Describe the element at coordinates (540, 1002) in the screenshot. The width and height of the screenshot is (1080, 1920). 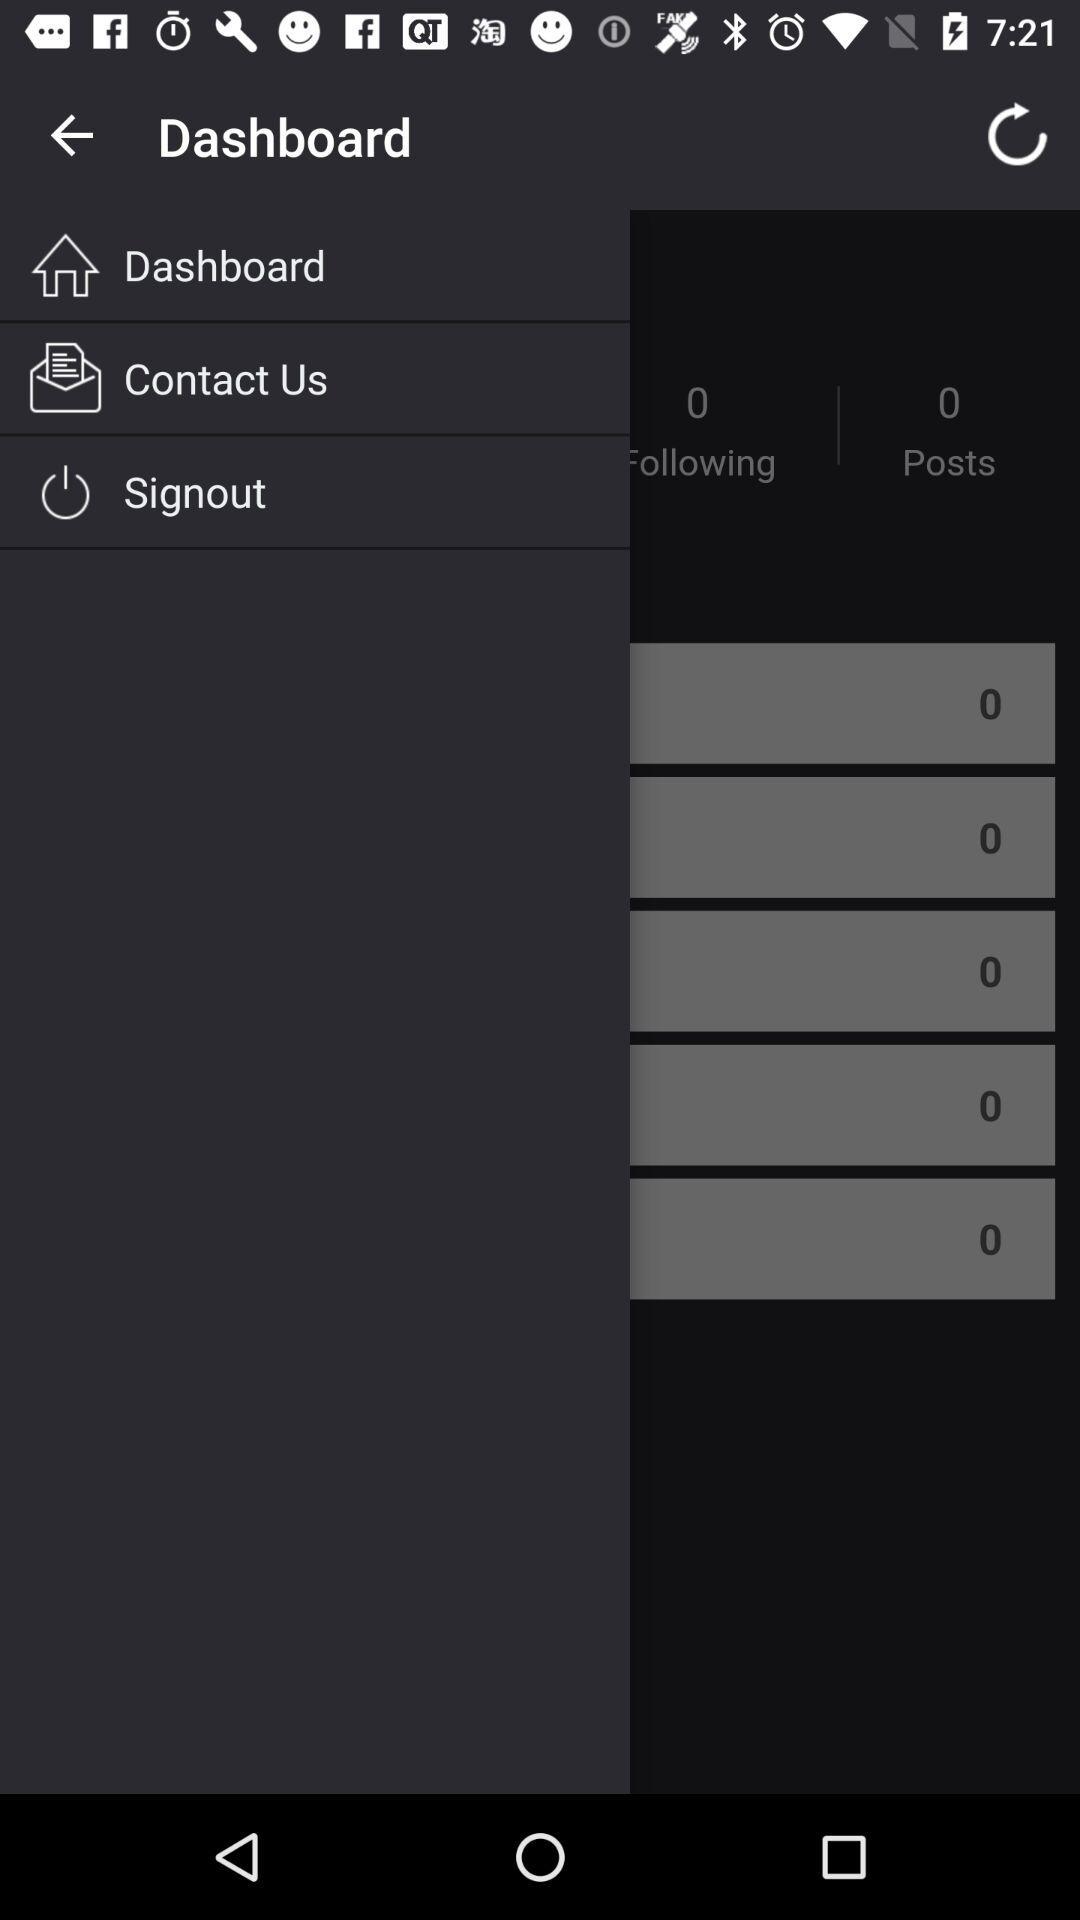
I see `selects the entire dashboard` at that location.